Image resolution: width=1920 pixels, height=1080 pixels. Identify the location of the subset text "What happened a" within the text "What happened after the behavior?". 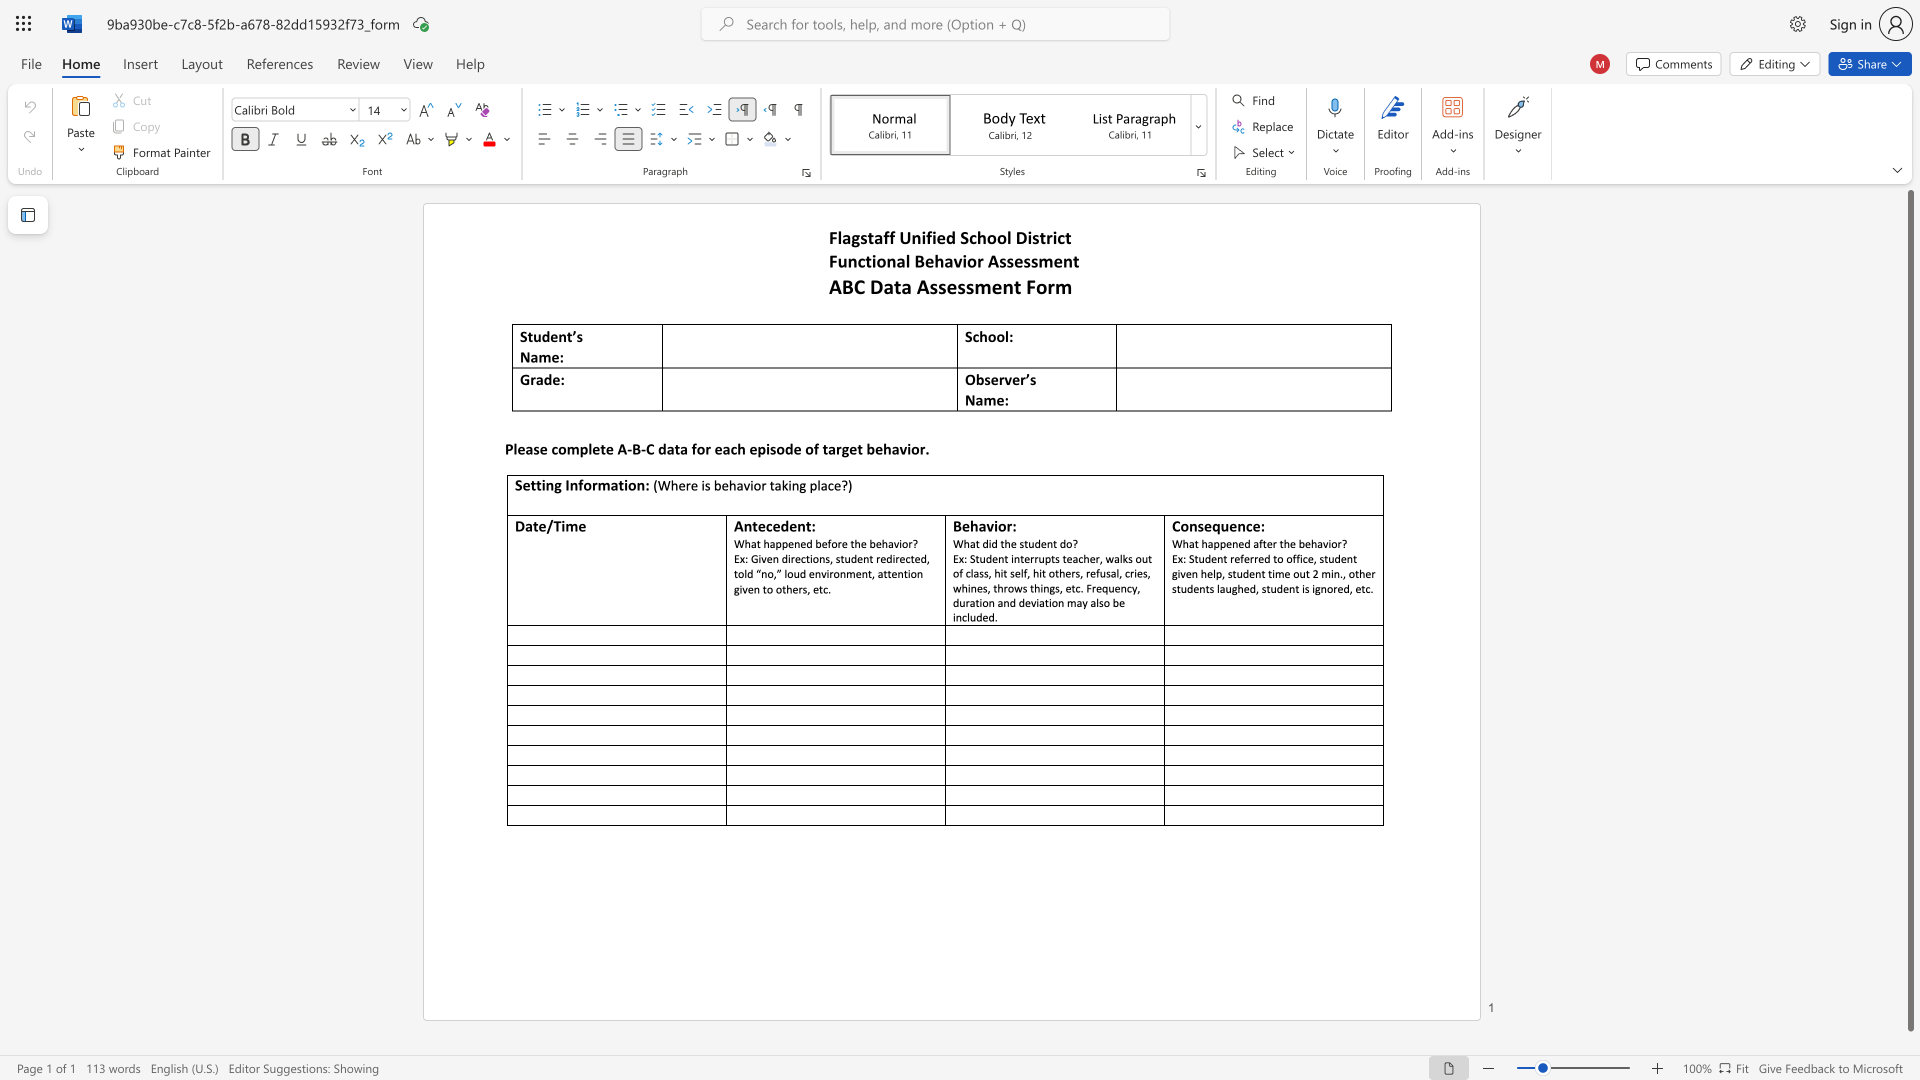
(1171, 543).